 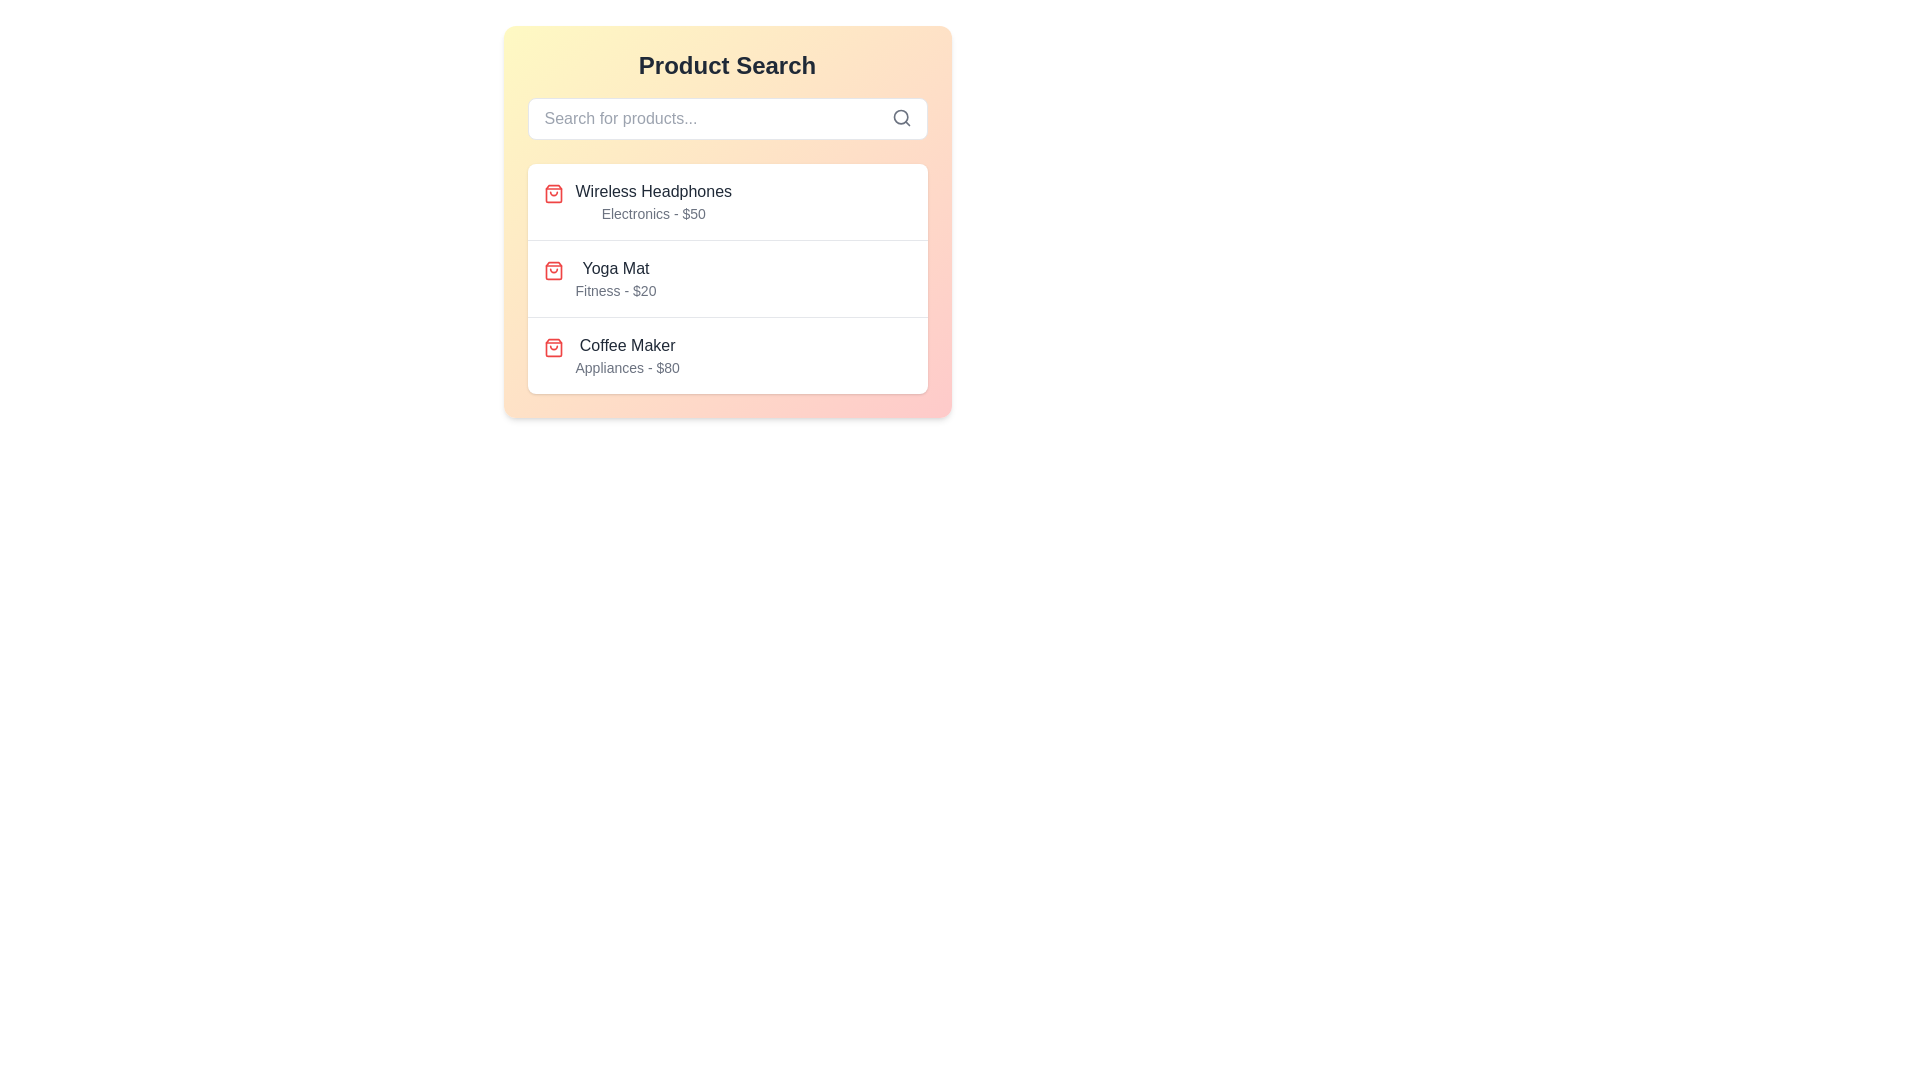 What do you see at coordinates (553, 270) in the screenshot?
I see `the shopping bag icon located to the left of the 'Yoga Mat' description in the second entry of the product listings` at bounding box center [553, 270].